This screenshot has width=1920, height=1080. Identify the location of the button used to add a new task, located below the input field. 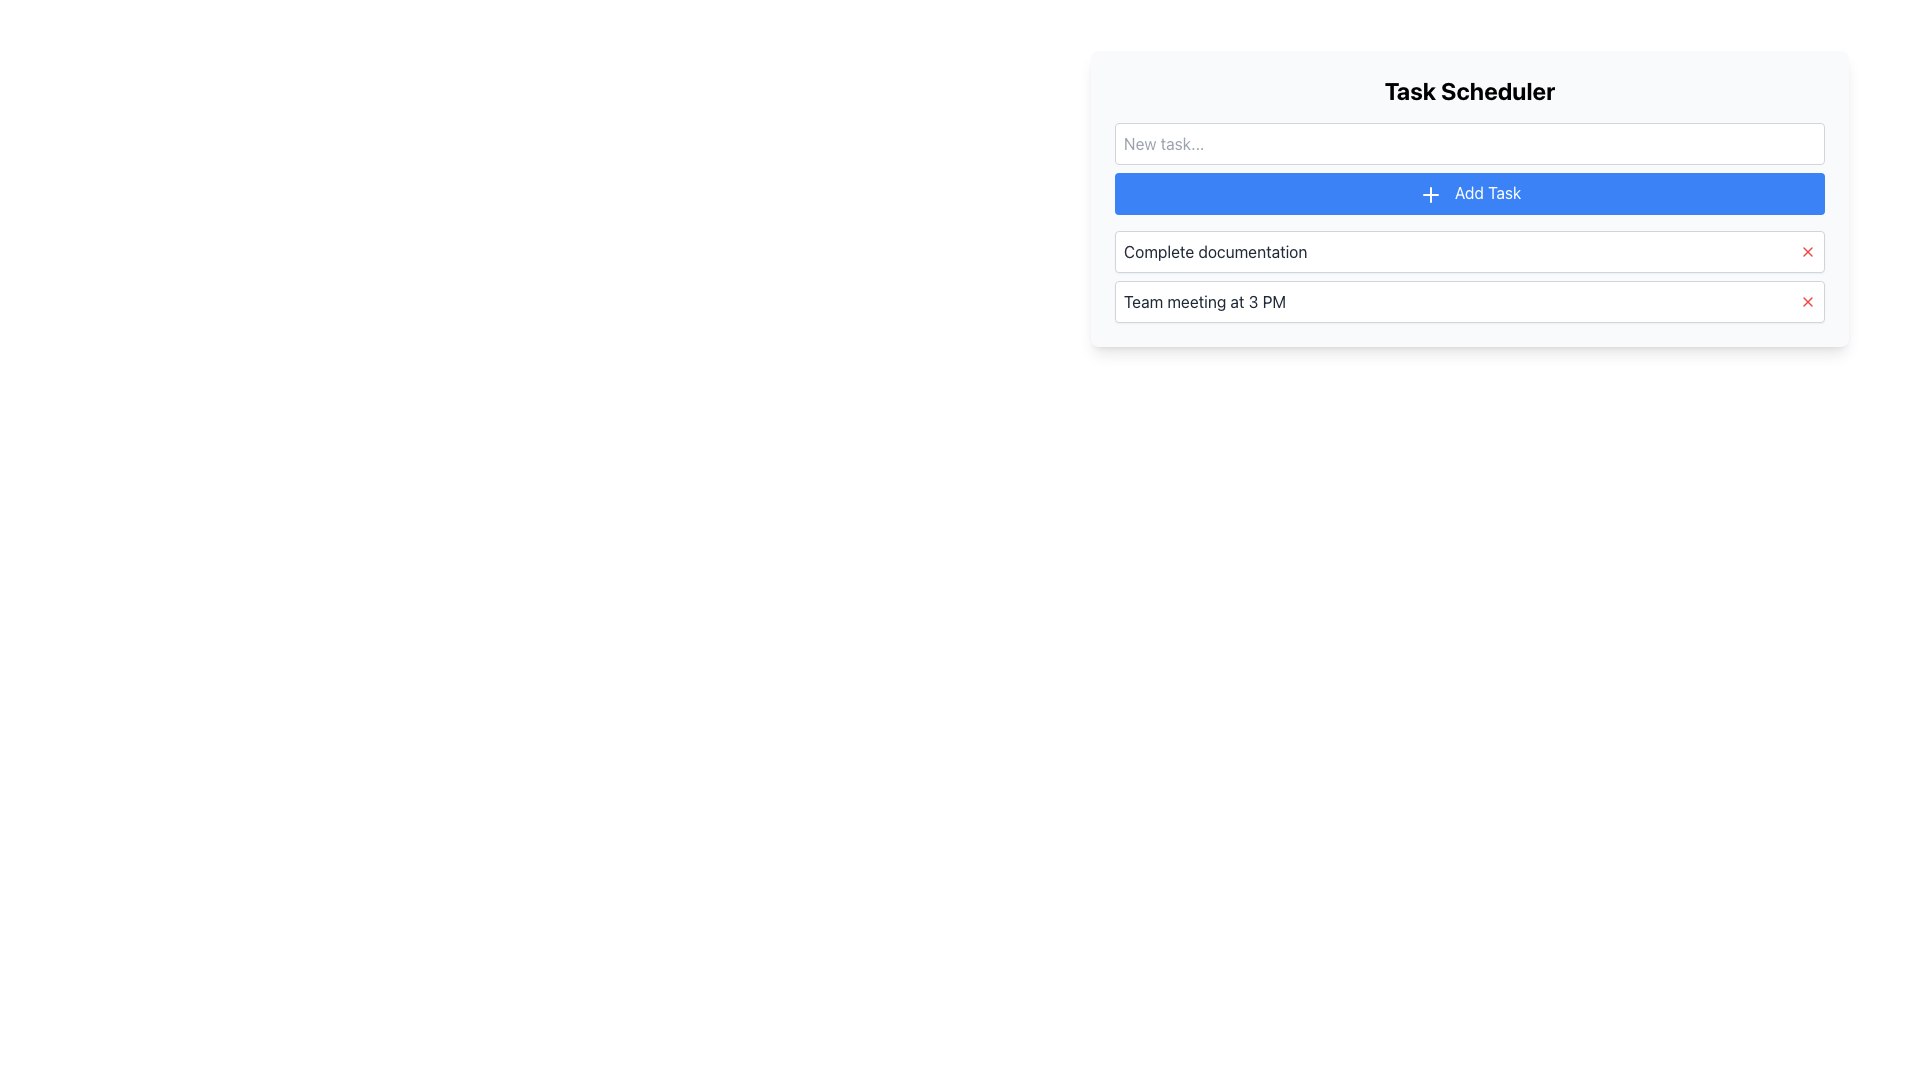
(1469, 193).